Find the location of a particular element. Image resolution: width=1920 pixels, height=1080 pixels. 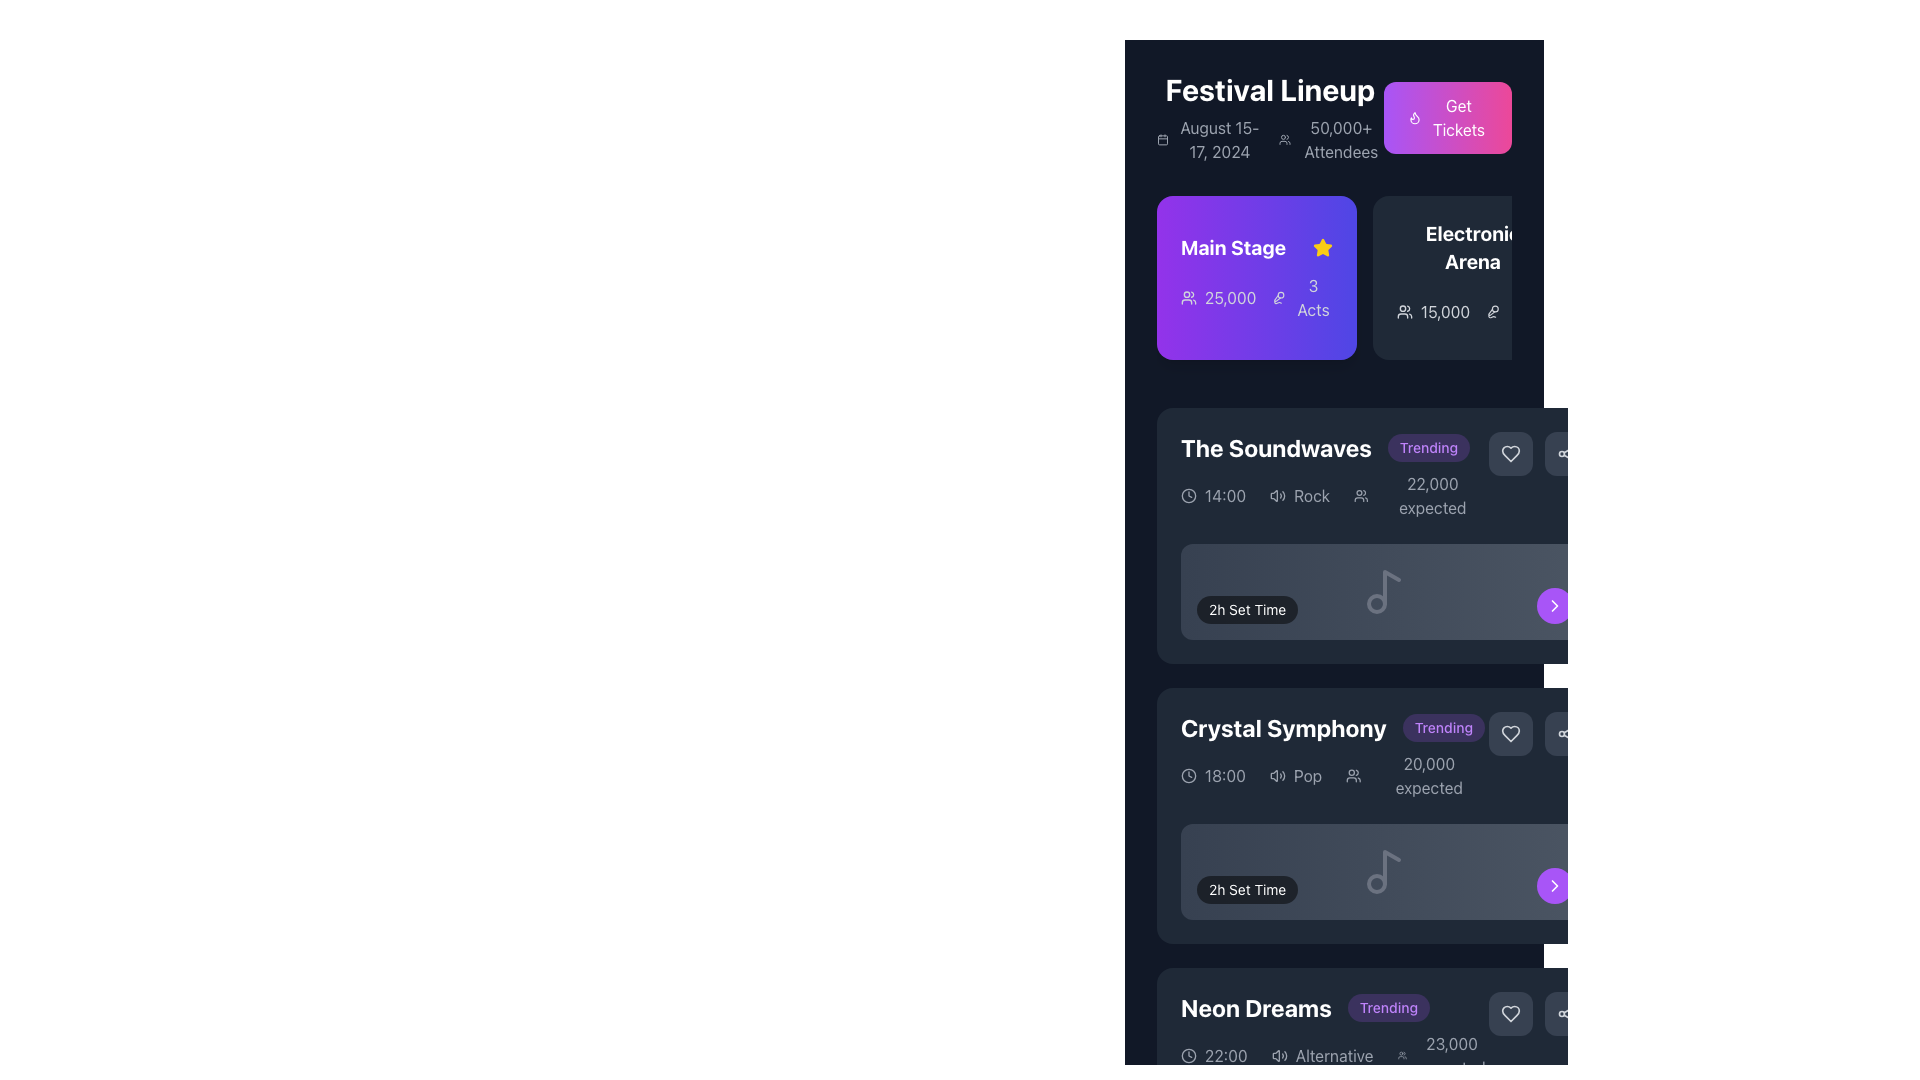

text content of the element displaying 'August 15-17, 2024 50,000+ Attendees', which is styled in light gray on a dark background, located below the 'Festival Lineup' title is located at coordinates (1269, 138).